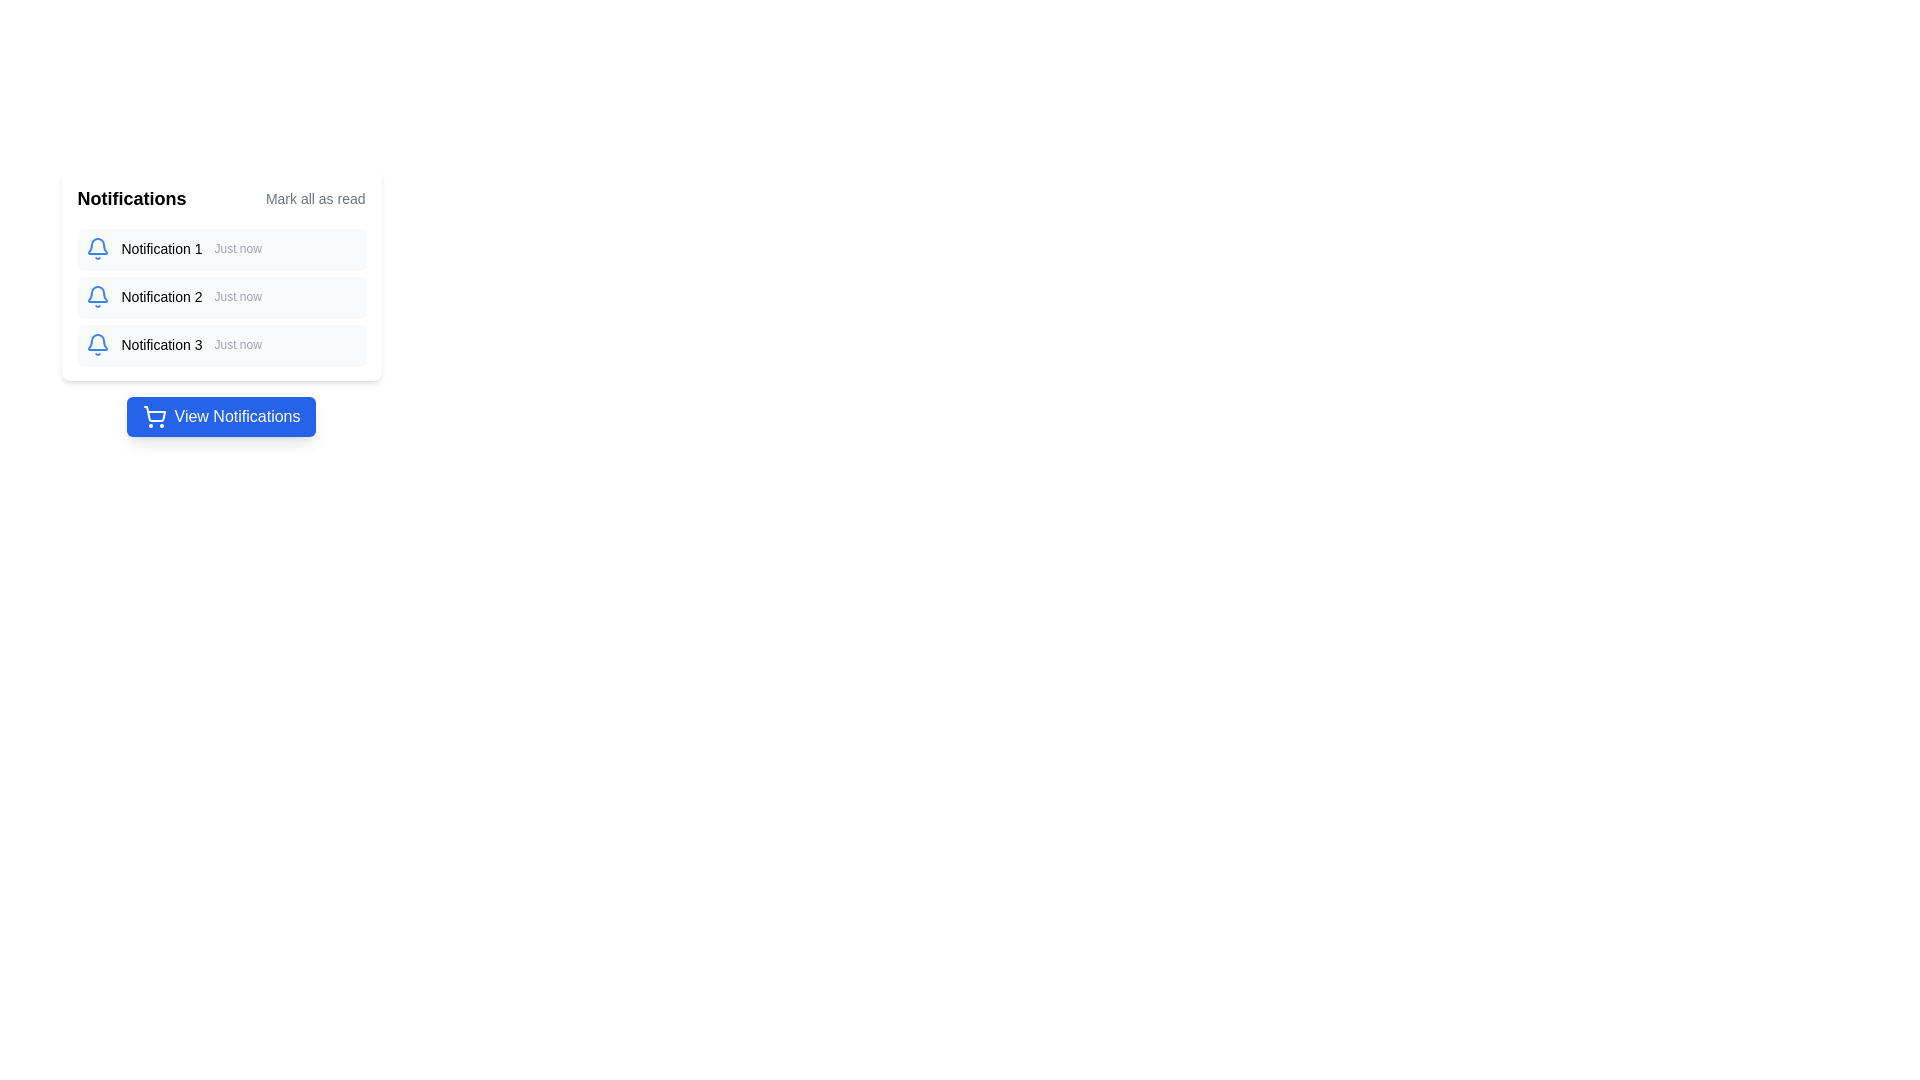  What do you see at coordinates (238, 343) in the screenshot?
I see `the small gray text label displaying 'Just now', which is the last timestamp element in a grouped list of notifications` at bounding box center [238, 343].